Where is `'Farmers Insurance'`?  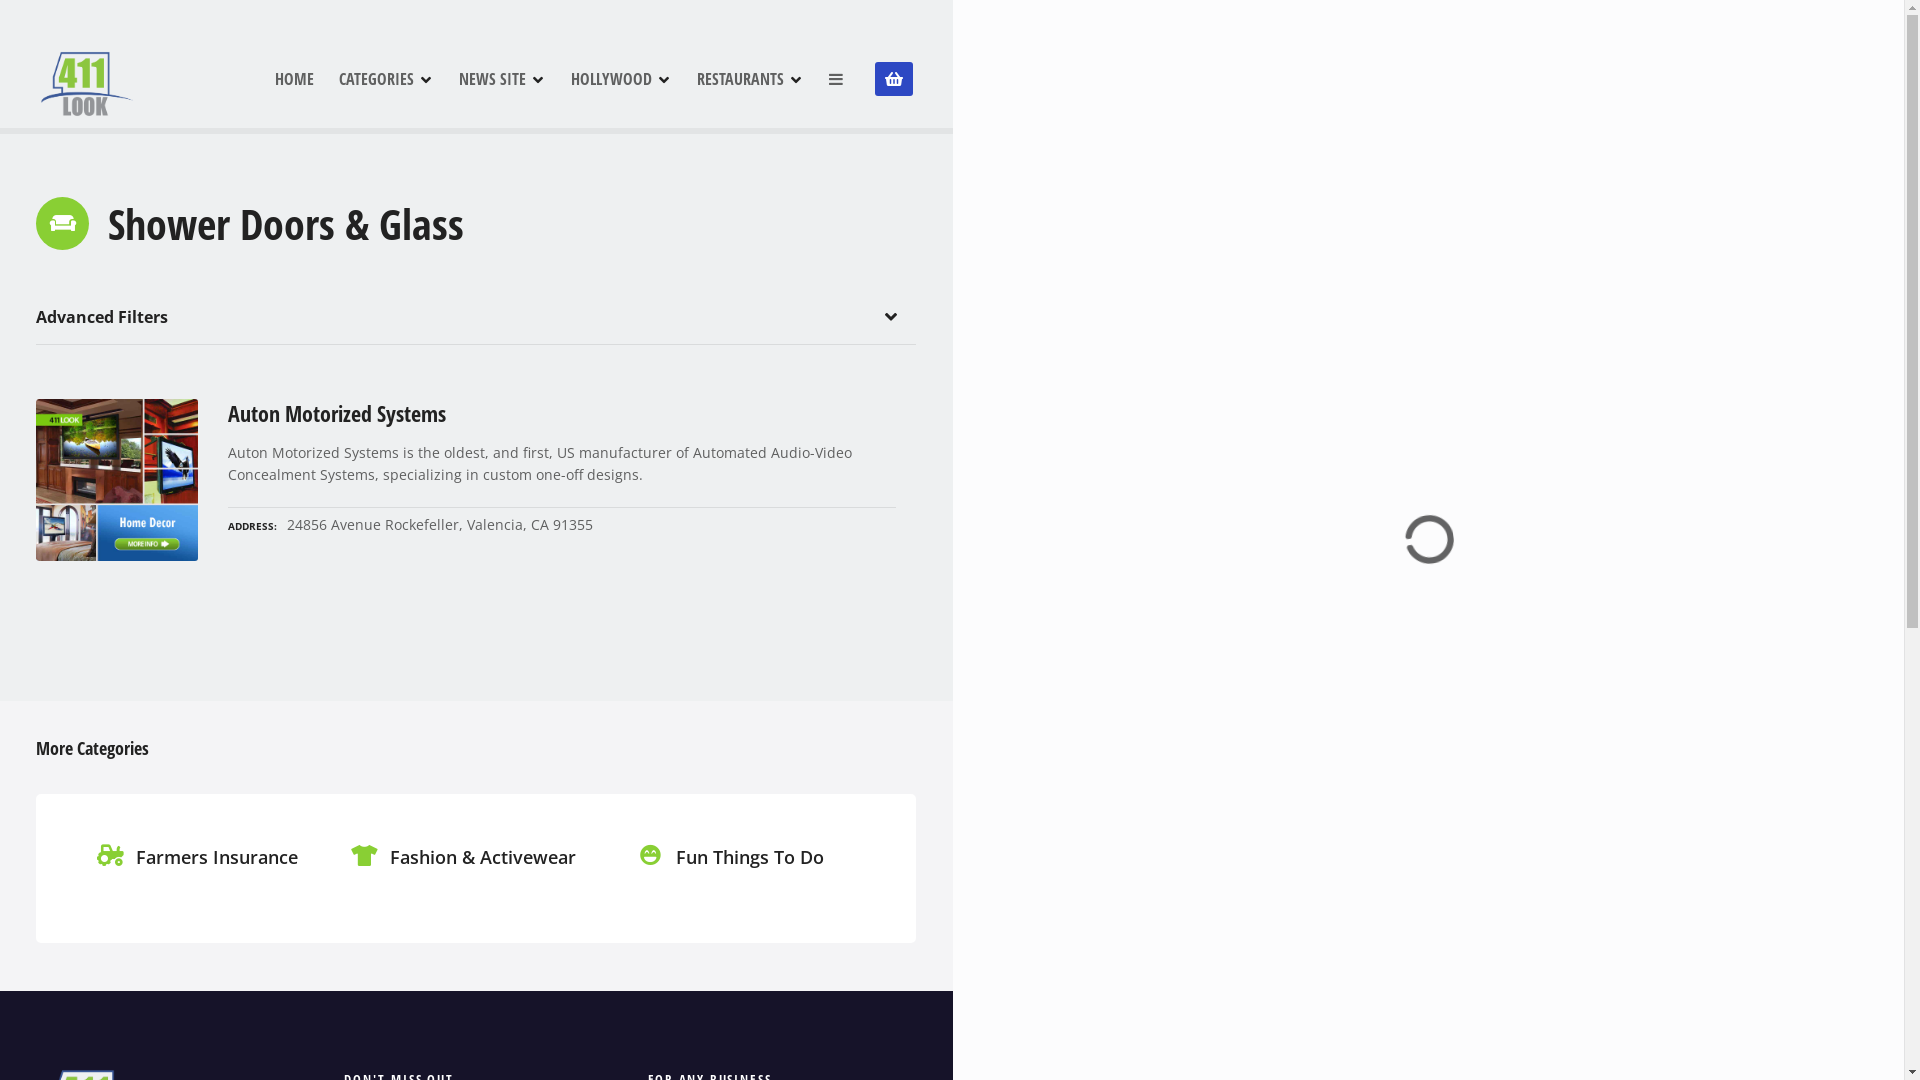
'Farmers Insurance' is located at coordinates (201, 879).